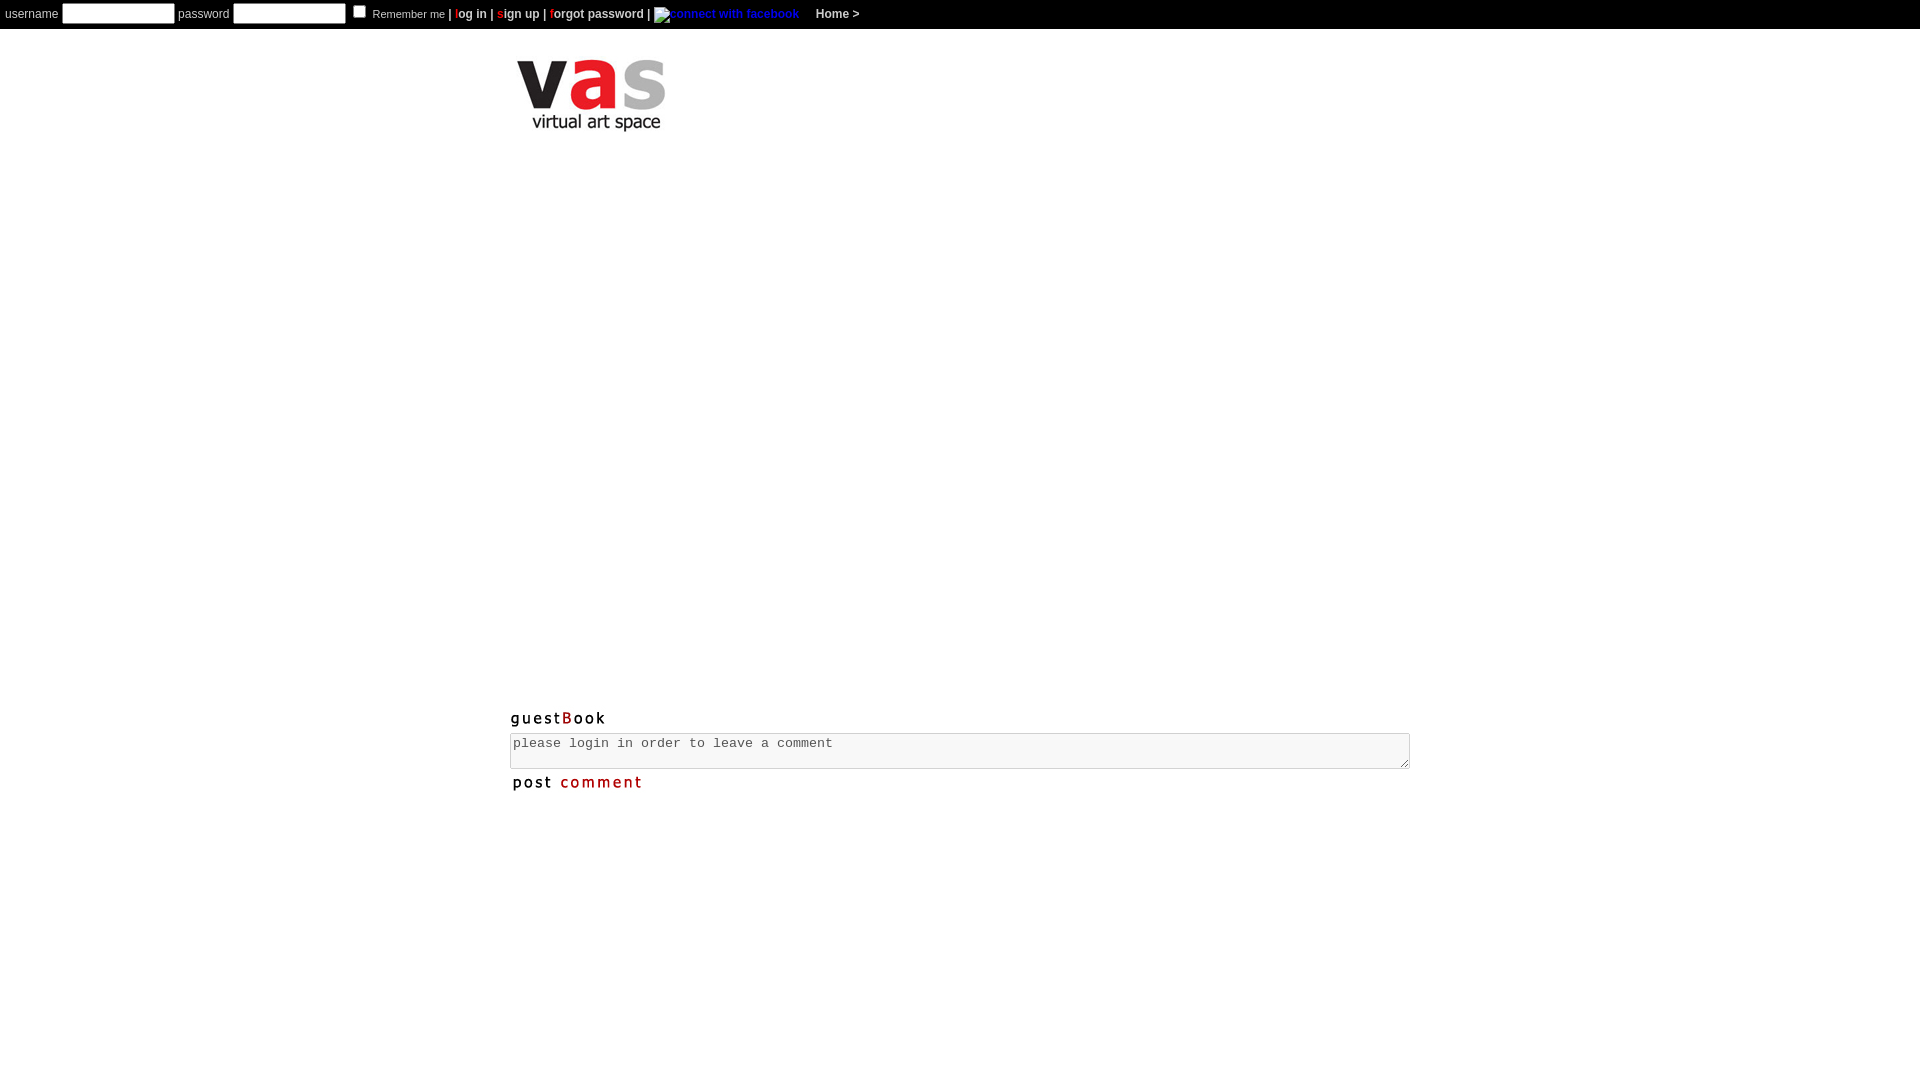 The width and height of the screenshot is (1920, 1080). I want to click on 'post comment', so click(509, 782).